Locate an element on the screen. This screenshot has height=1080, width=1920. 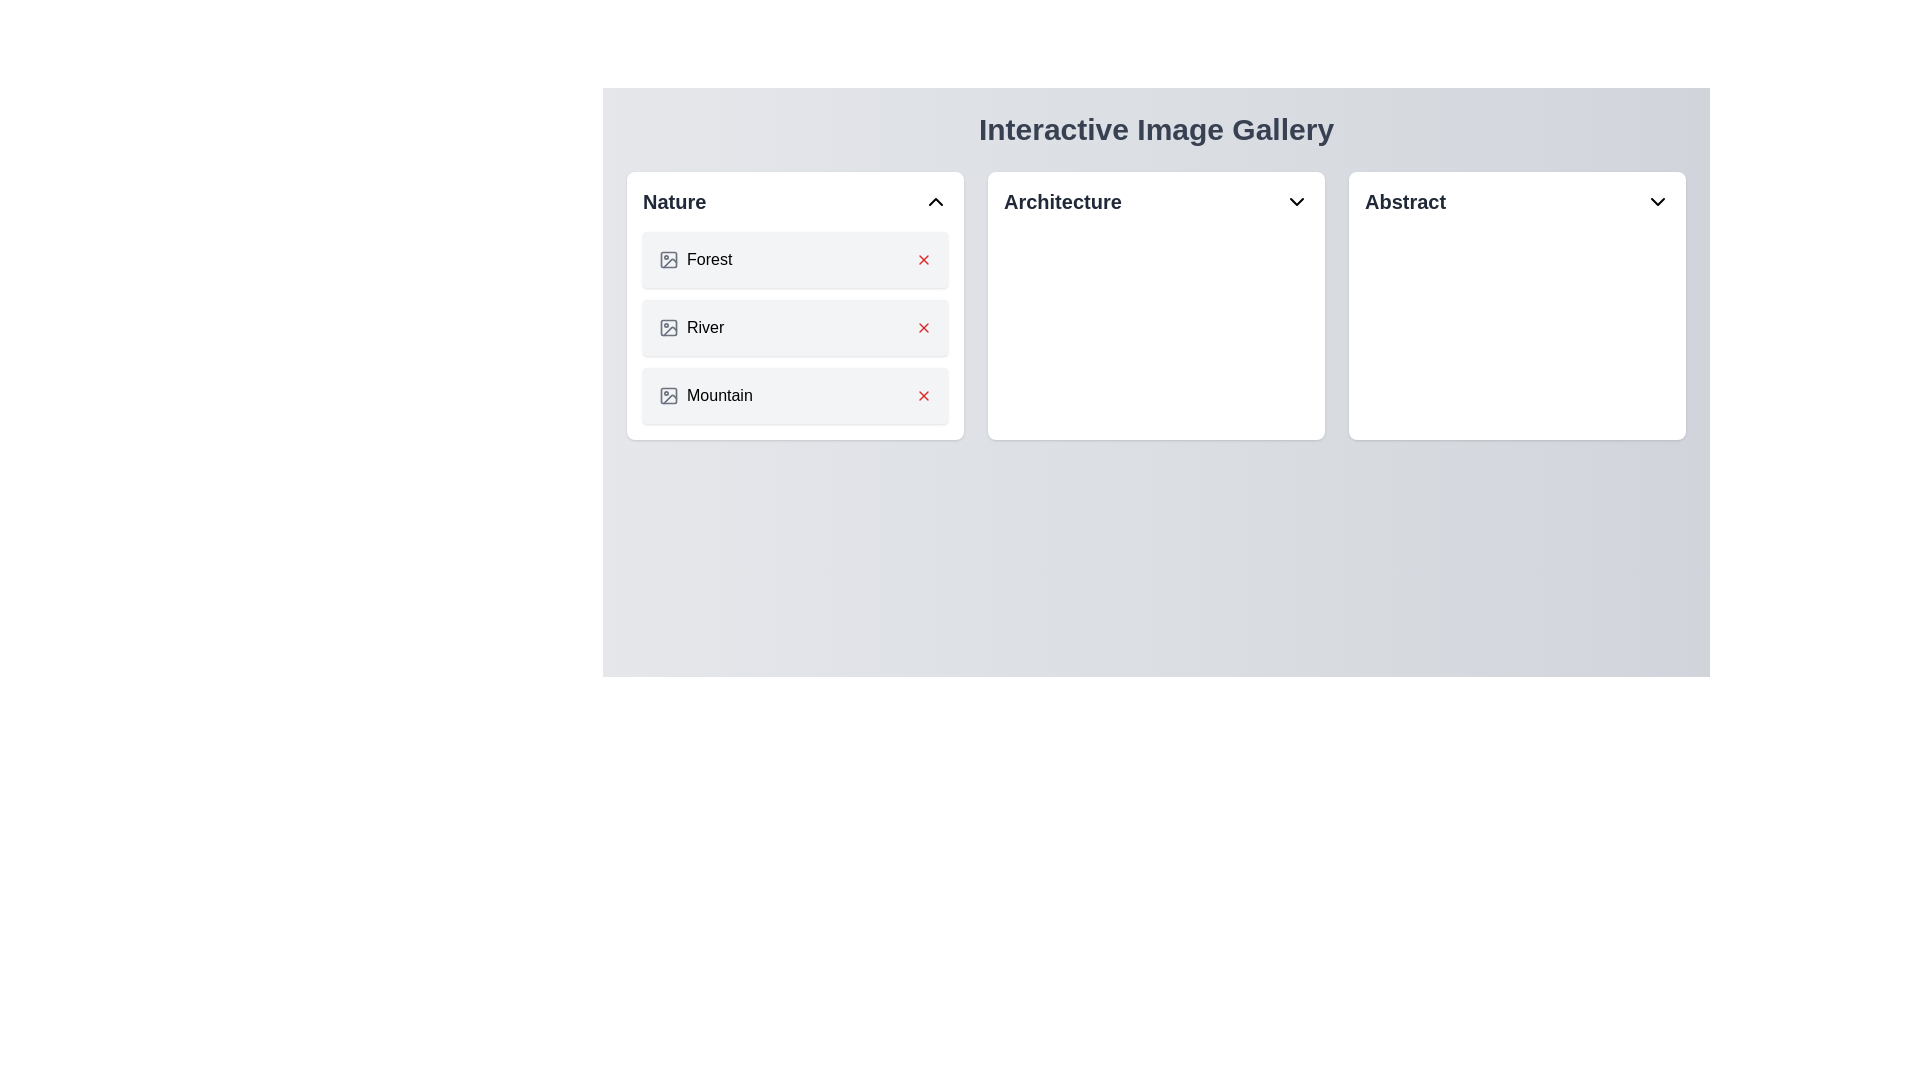
the dropdown button located beneath the title 'Interactive Image Gallery' is located at coordinates (1156, 201).